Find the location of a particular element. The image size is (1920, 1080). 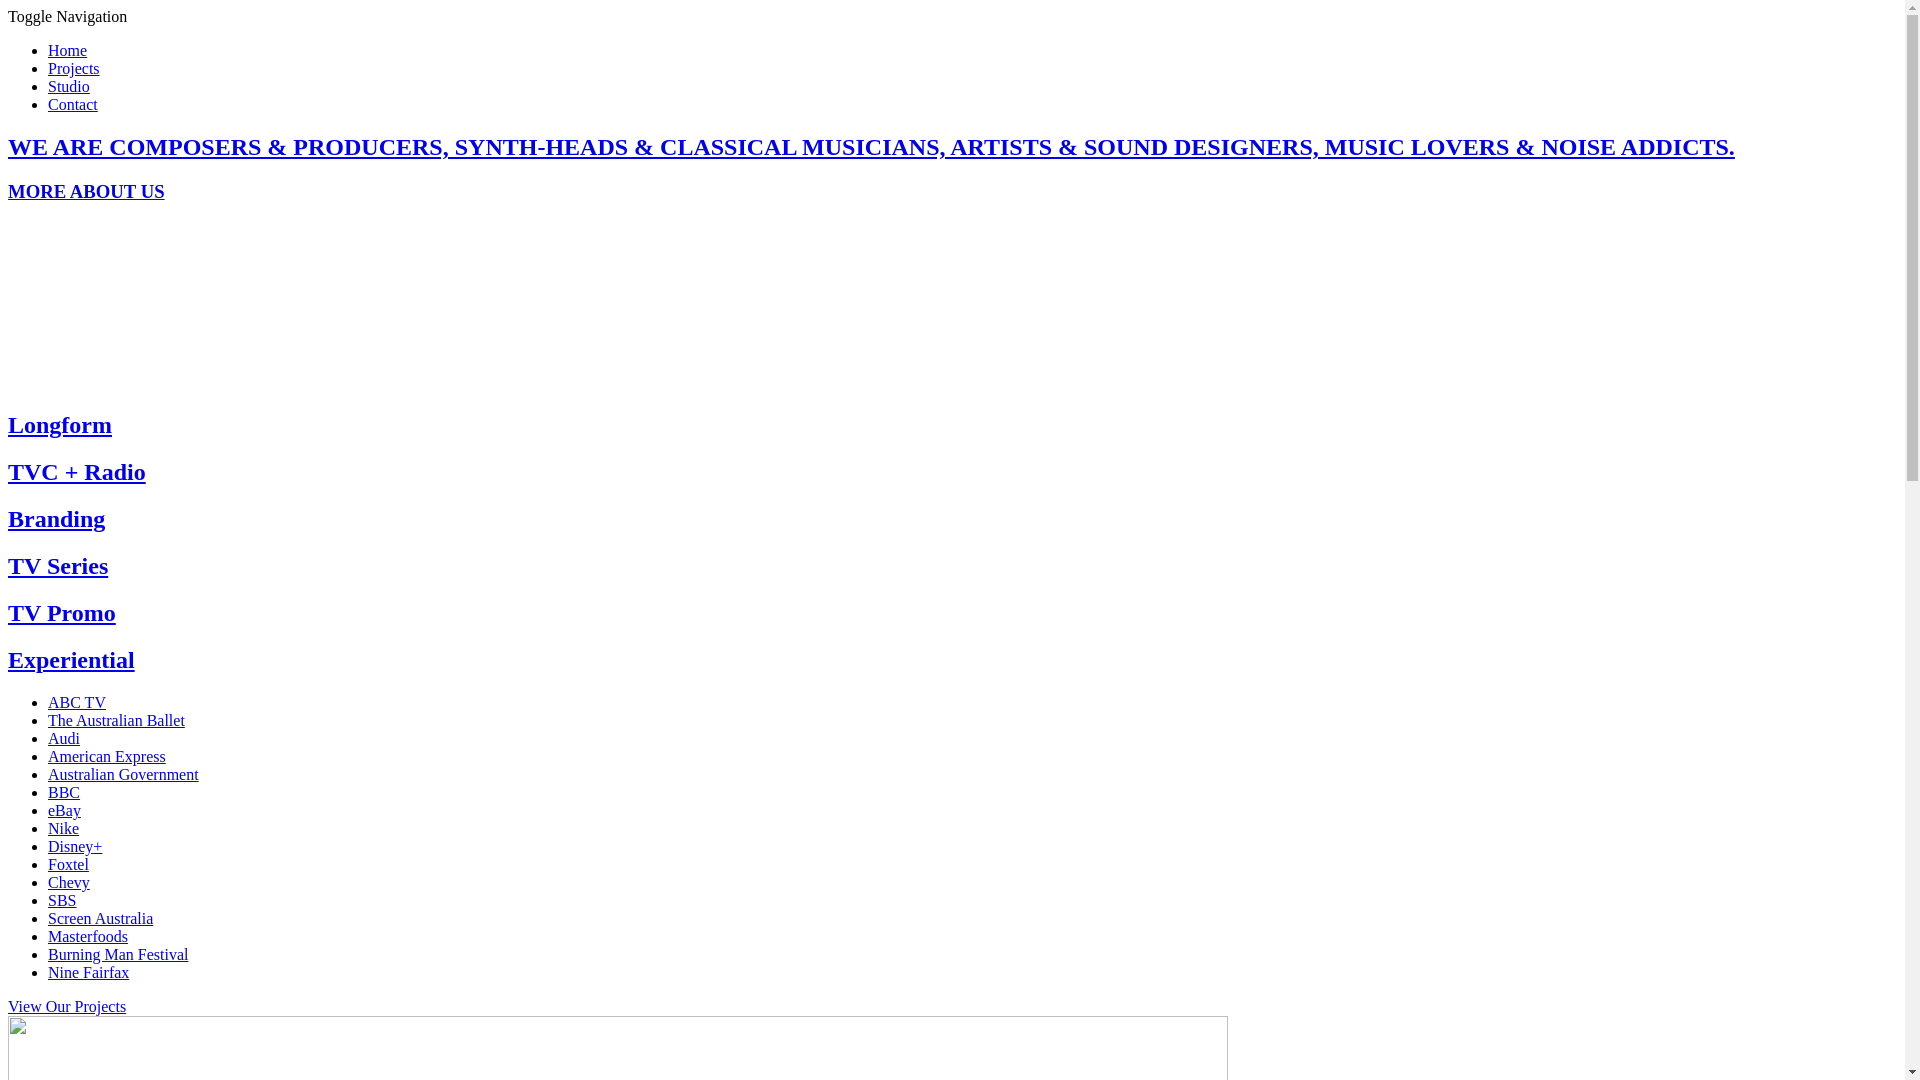

'TV Series' is located at coordinates (57, 566).